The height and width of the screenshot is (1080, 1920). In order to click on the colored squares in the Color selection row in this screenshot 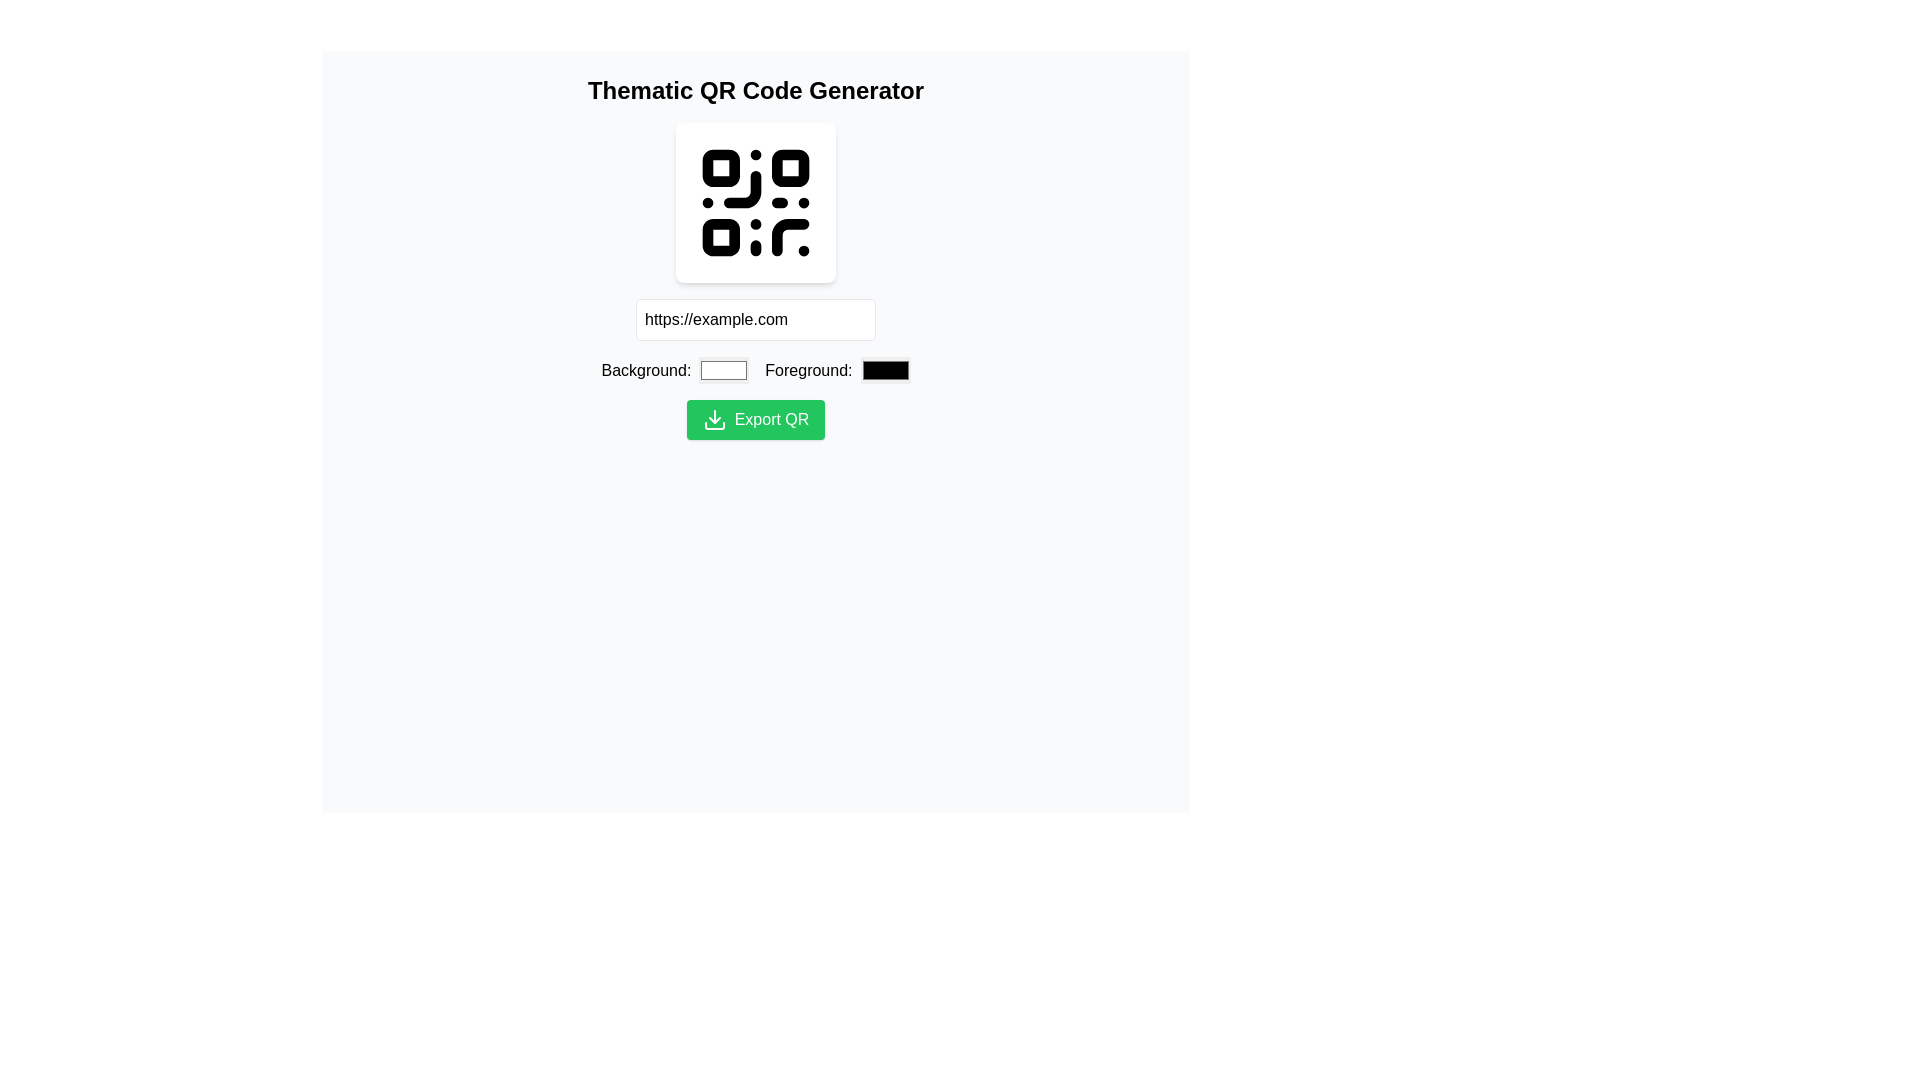, I will do `click(754, 370)`.